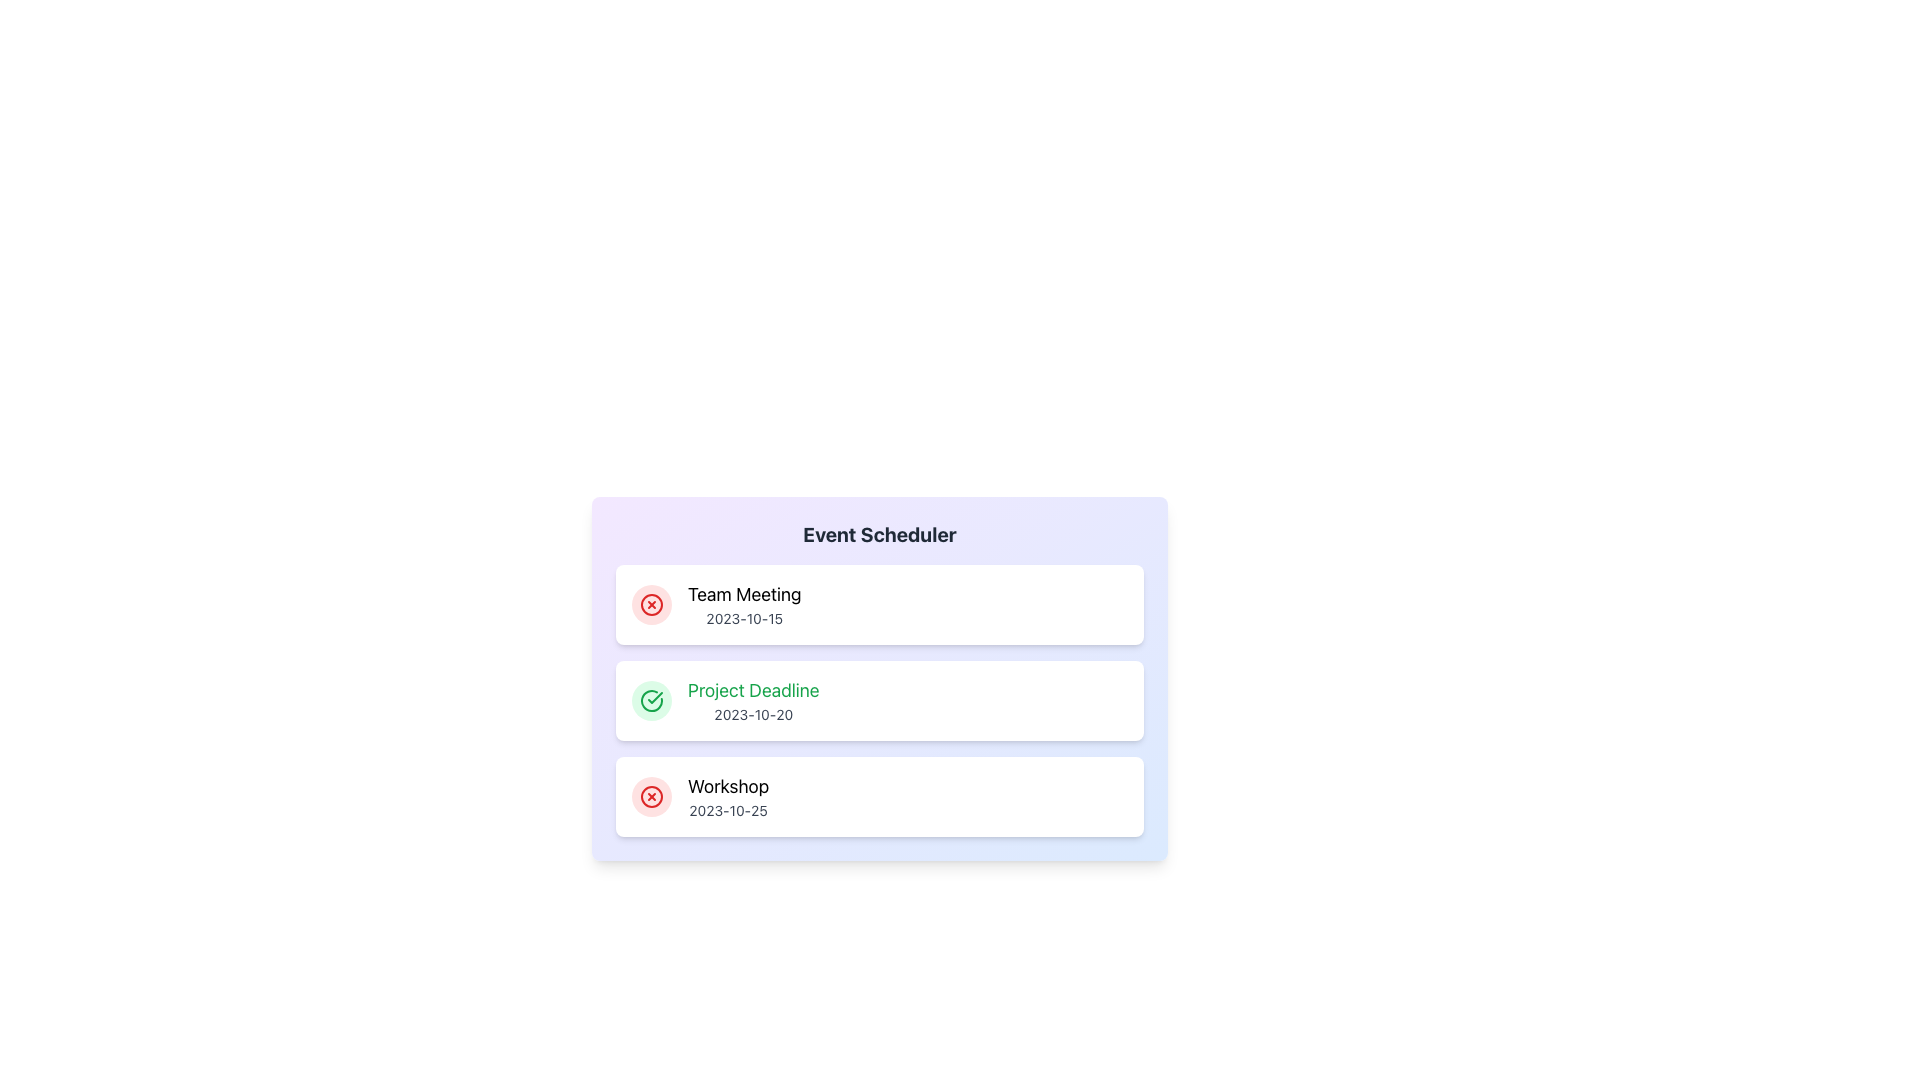  What do you see at coordinates (652, 700) in the screenshot?
I see `the visual representation of the approval icon located next to the text 'Project Deadline' in the 'Event Scheduler' list` at bounding box center [652, 700].